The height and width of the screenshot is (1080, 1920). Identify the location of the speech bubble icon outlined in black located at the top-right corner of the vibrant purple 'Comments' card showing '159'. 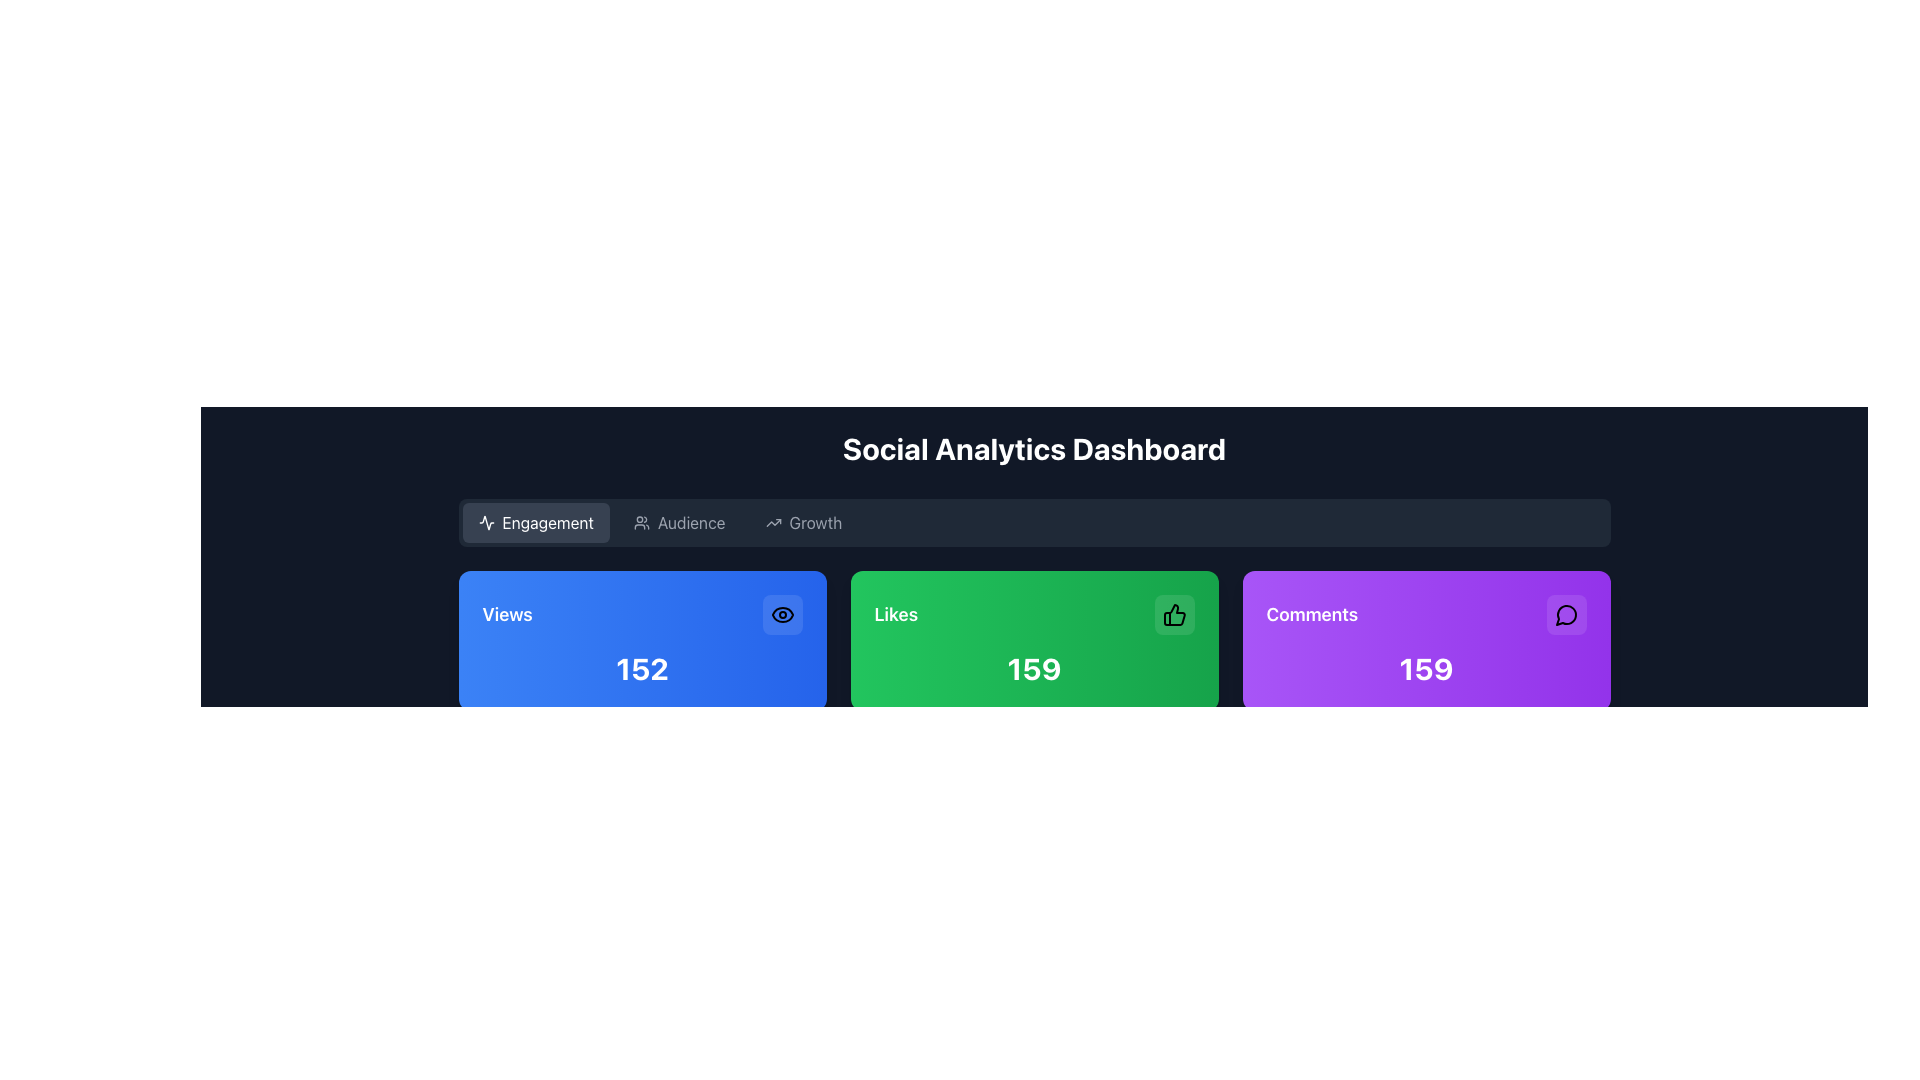
(1564, 614).